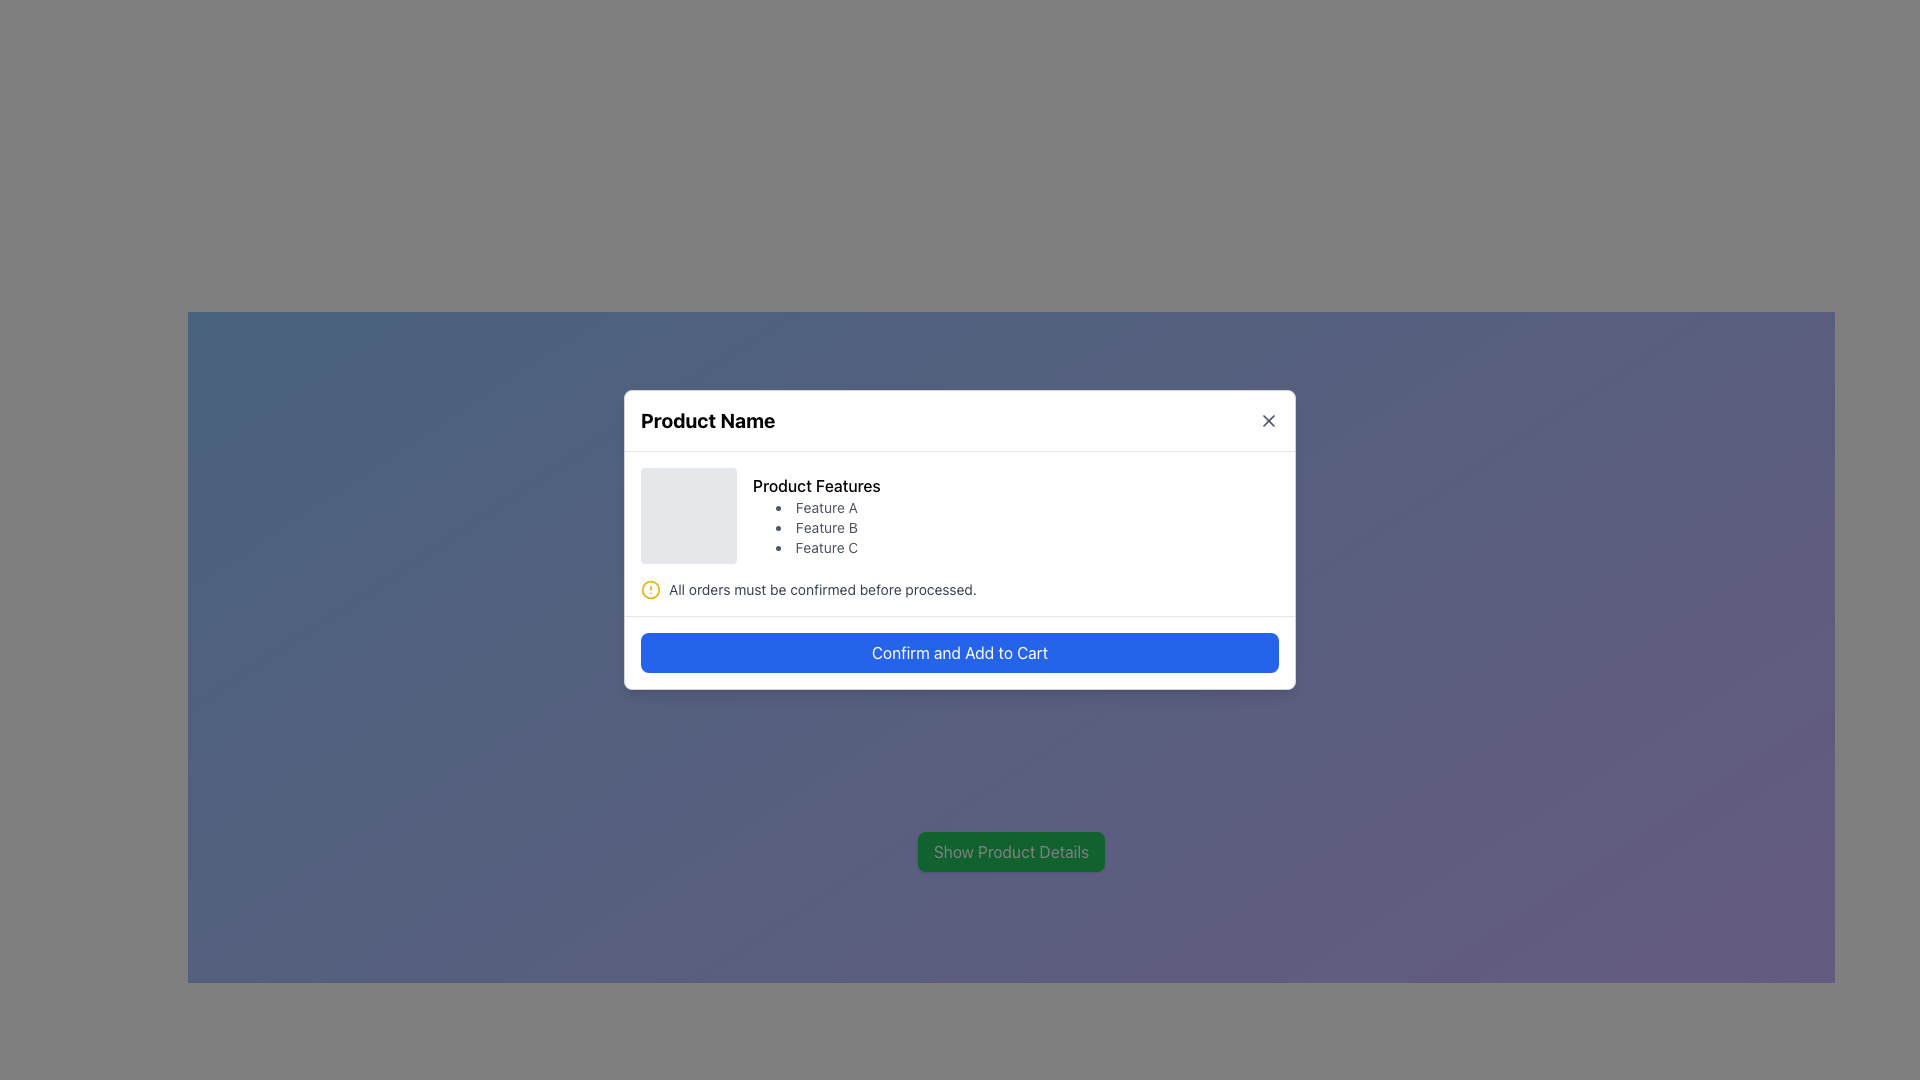  Describe the element at coordinates (960, 532) in the screenshot. I see `the informational section titled 'Product Features' which includes a list of features and a notice about order confirmation` at that location.